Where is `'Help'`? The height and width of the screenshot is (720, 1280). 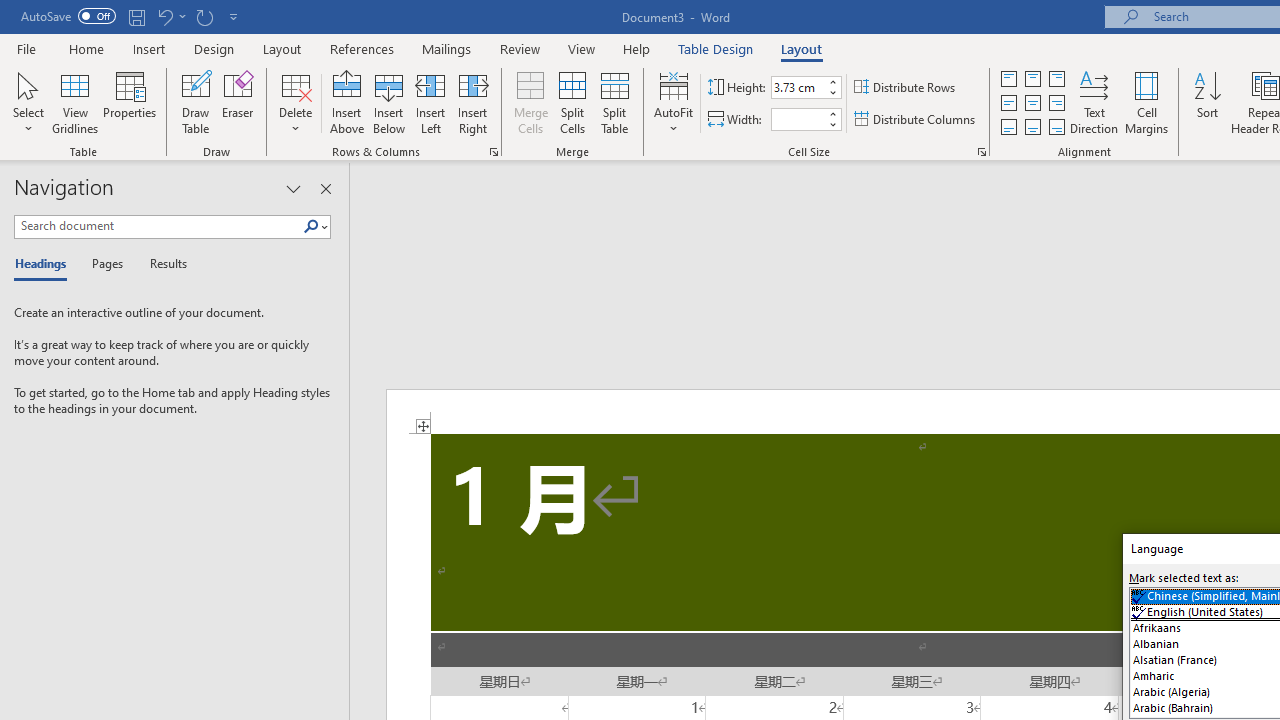 'Help' is located at coordinates (636, 48).